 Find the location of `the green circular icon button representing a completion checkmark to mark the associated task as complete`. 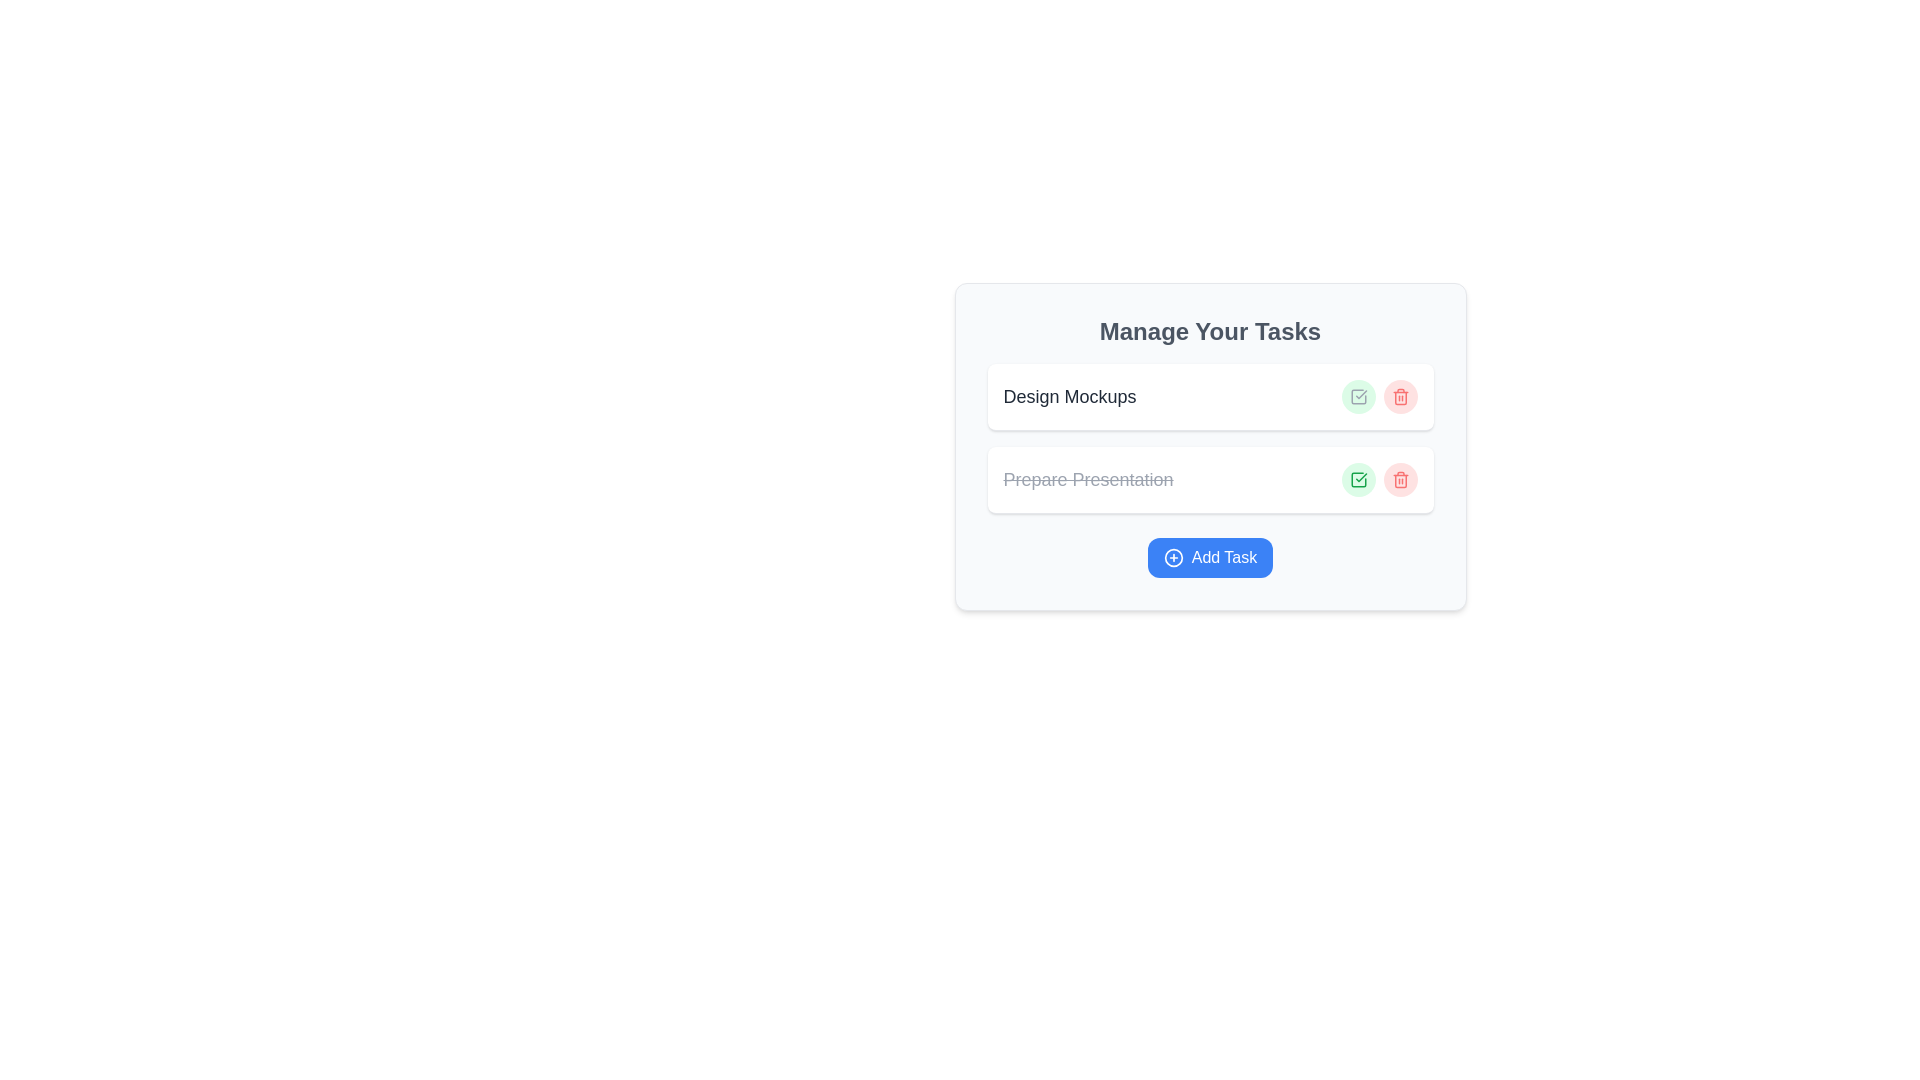

the green circular icon button representing a completion checkmark to mark the associated task as complete is located at coordinates (1358, 479).